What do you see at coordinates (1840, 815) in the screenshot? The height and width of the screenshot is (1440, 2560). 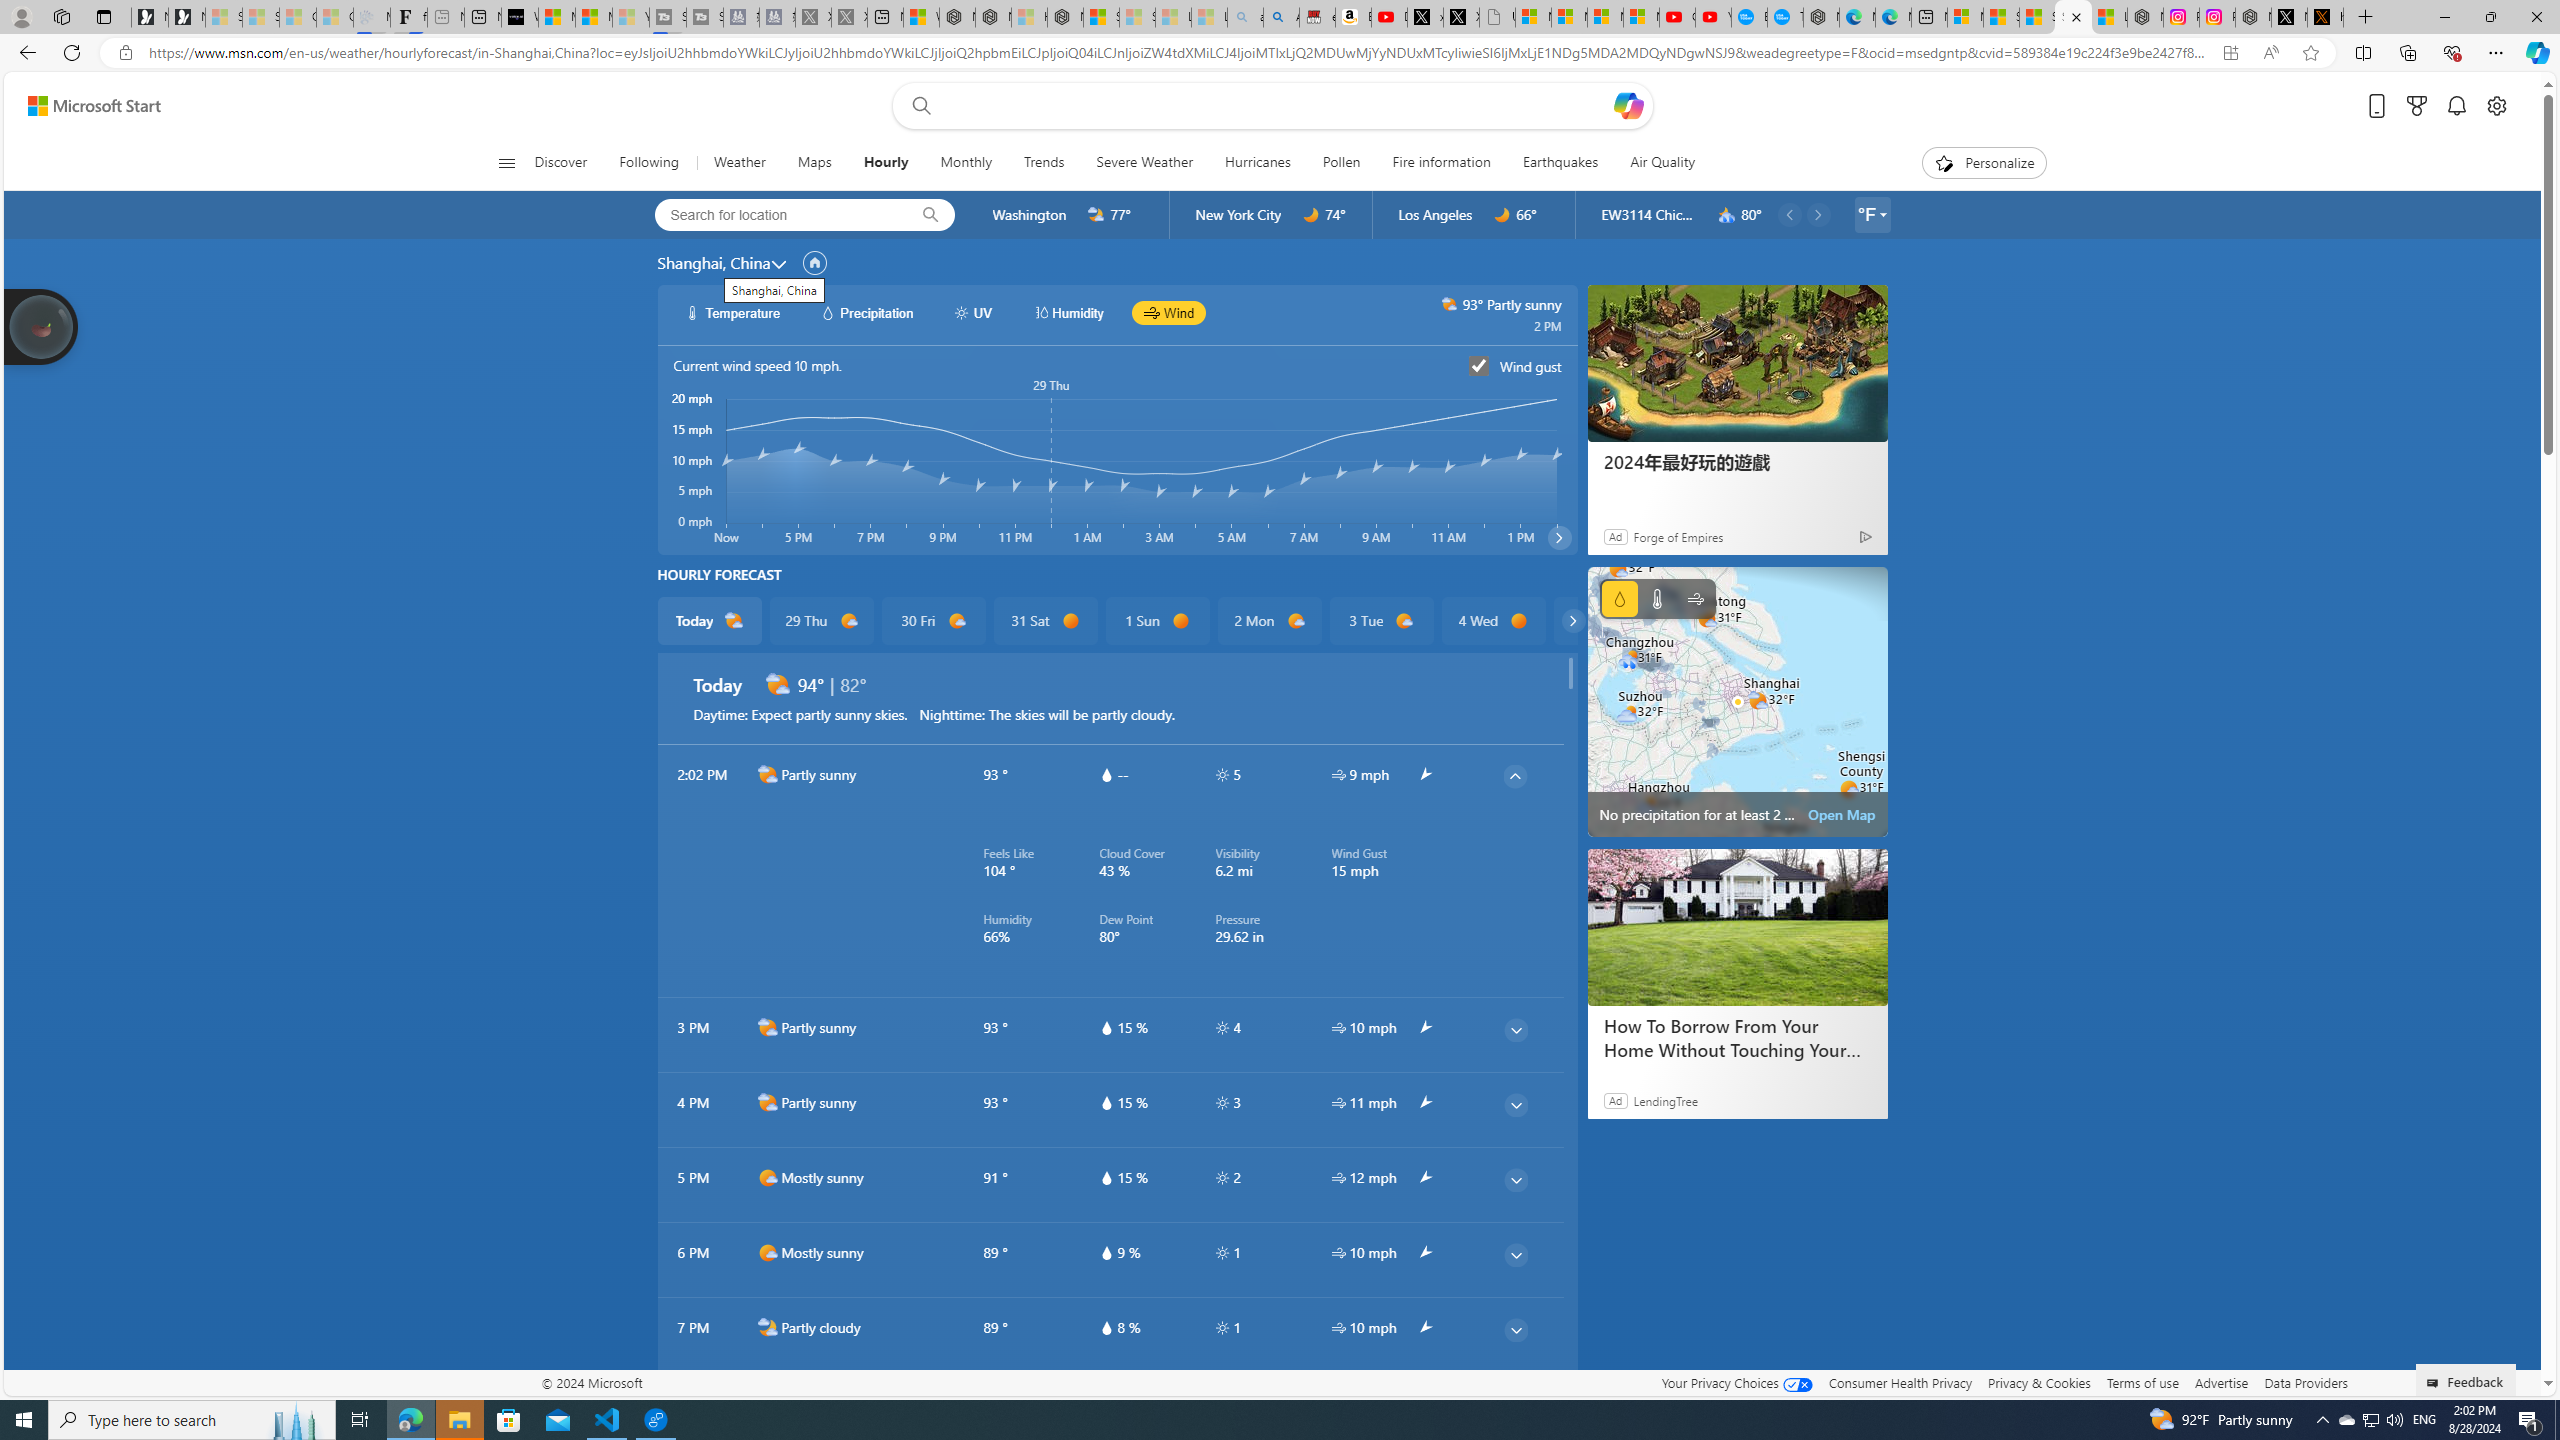 I see `'Open Map'` at bounding box center [1840, 815].